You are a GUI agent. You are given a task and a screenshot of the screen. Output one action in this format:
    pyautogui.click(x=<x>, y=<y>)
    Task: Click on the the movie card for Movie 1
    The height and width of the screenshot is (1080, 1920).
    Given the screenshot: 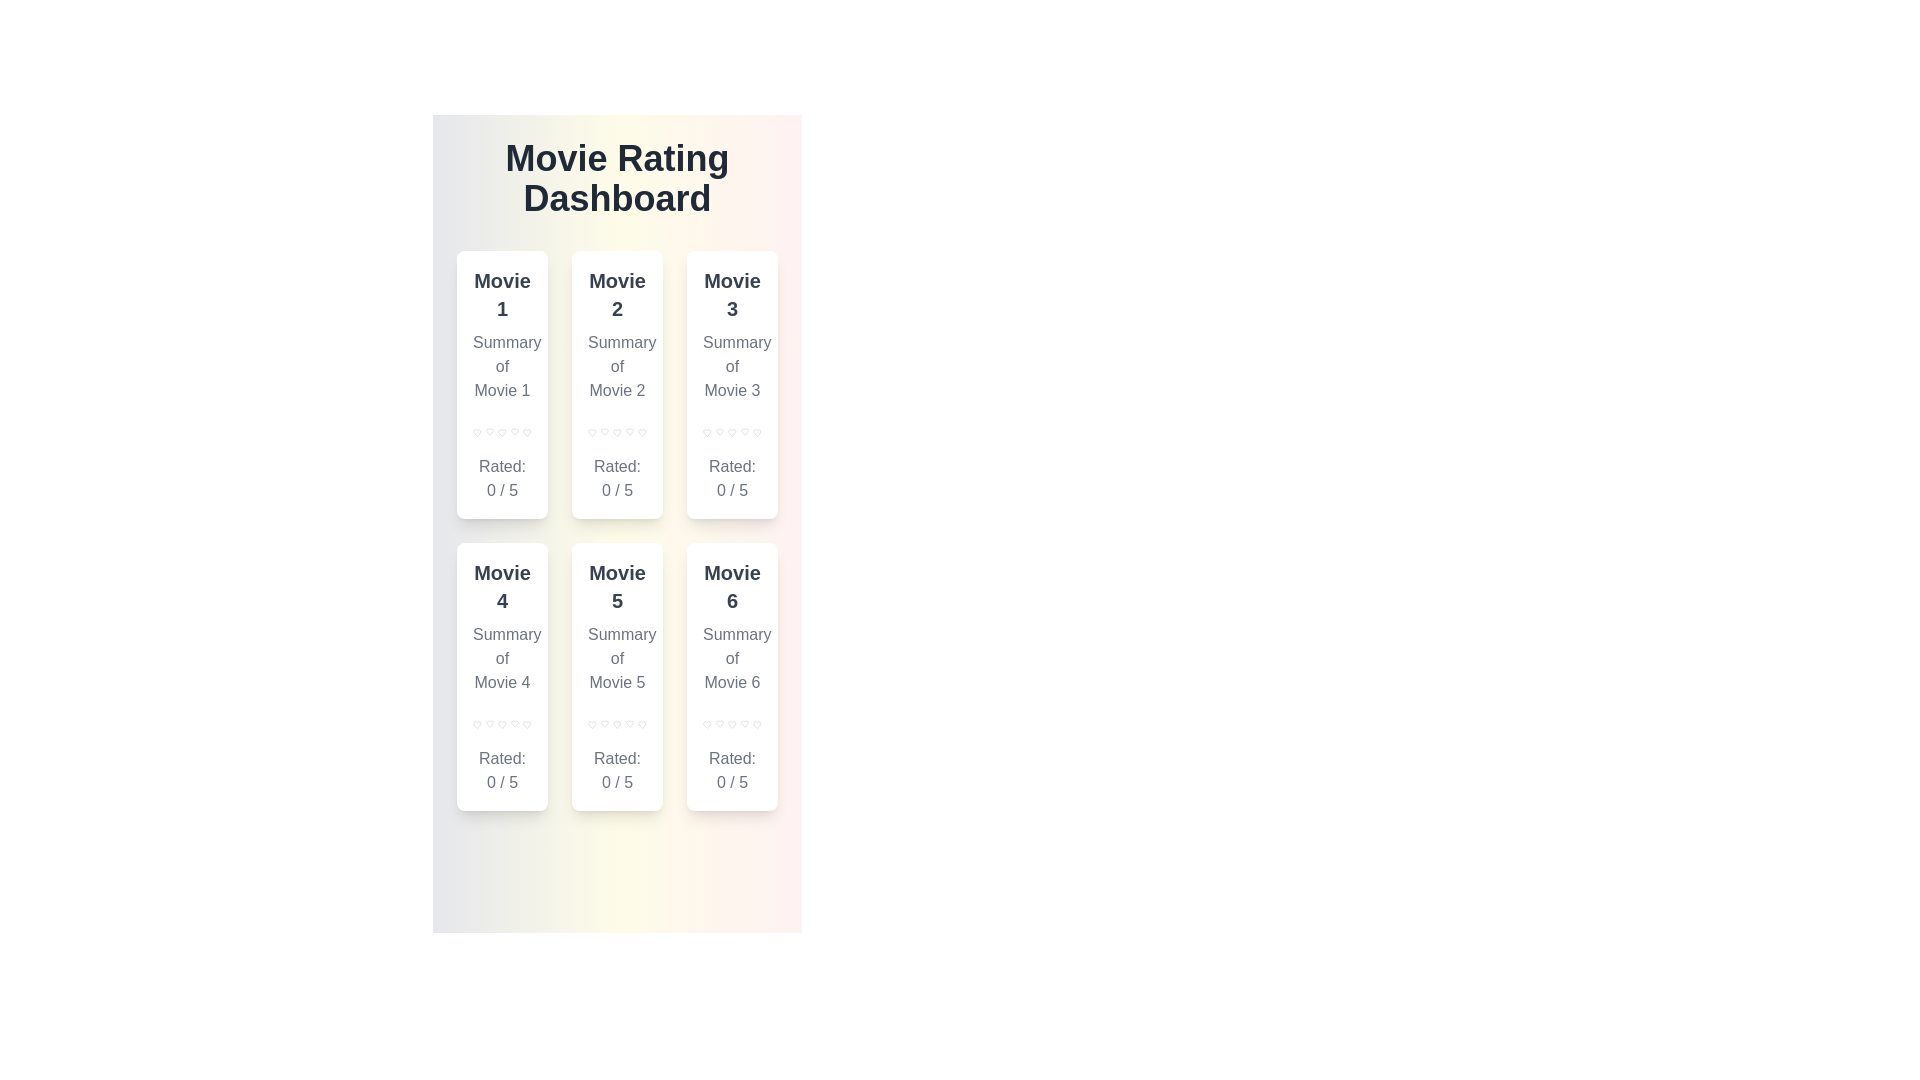 What is the action you would take?
    pyautogui.click(x=502, y=385)
    